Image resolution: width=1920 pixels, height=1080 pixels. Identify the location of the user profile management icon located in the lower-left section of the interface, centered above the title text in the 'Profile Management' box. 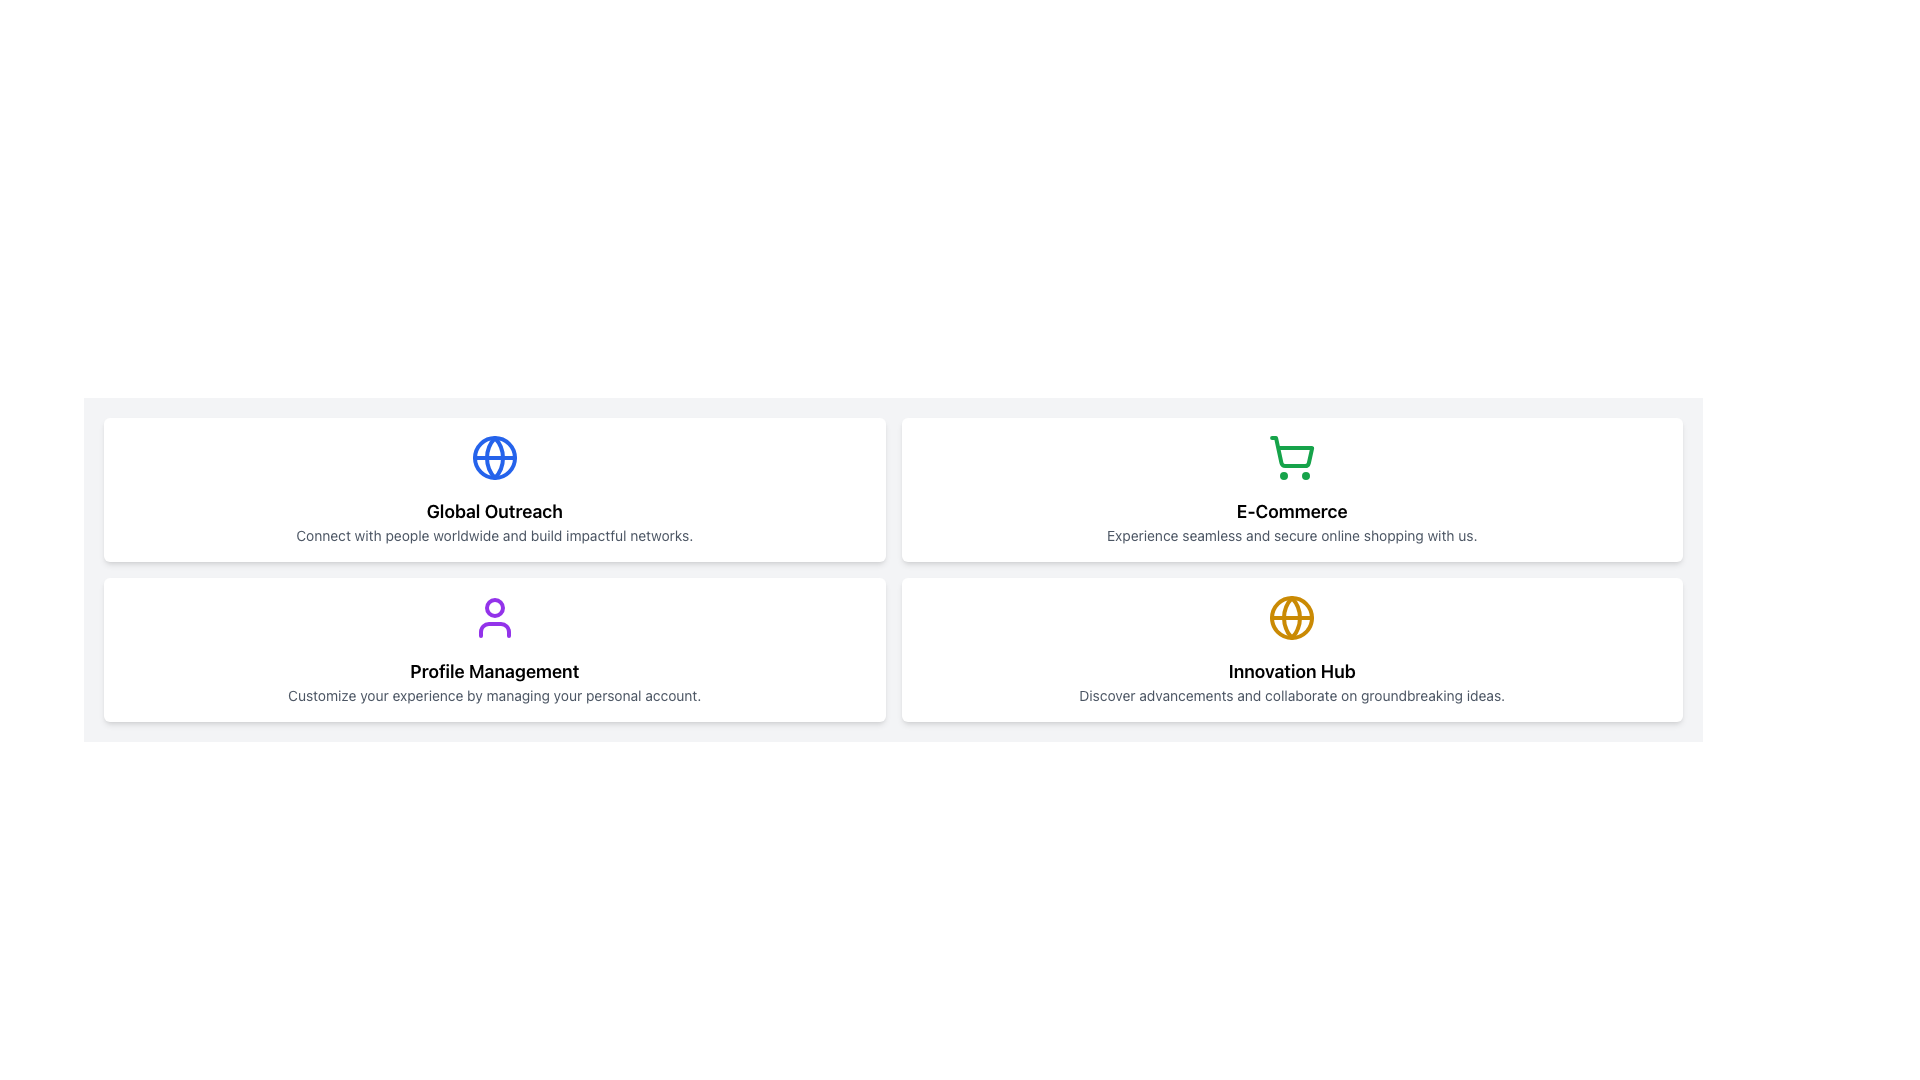
(494, 616).